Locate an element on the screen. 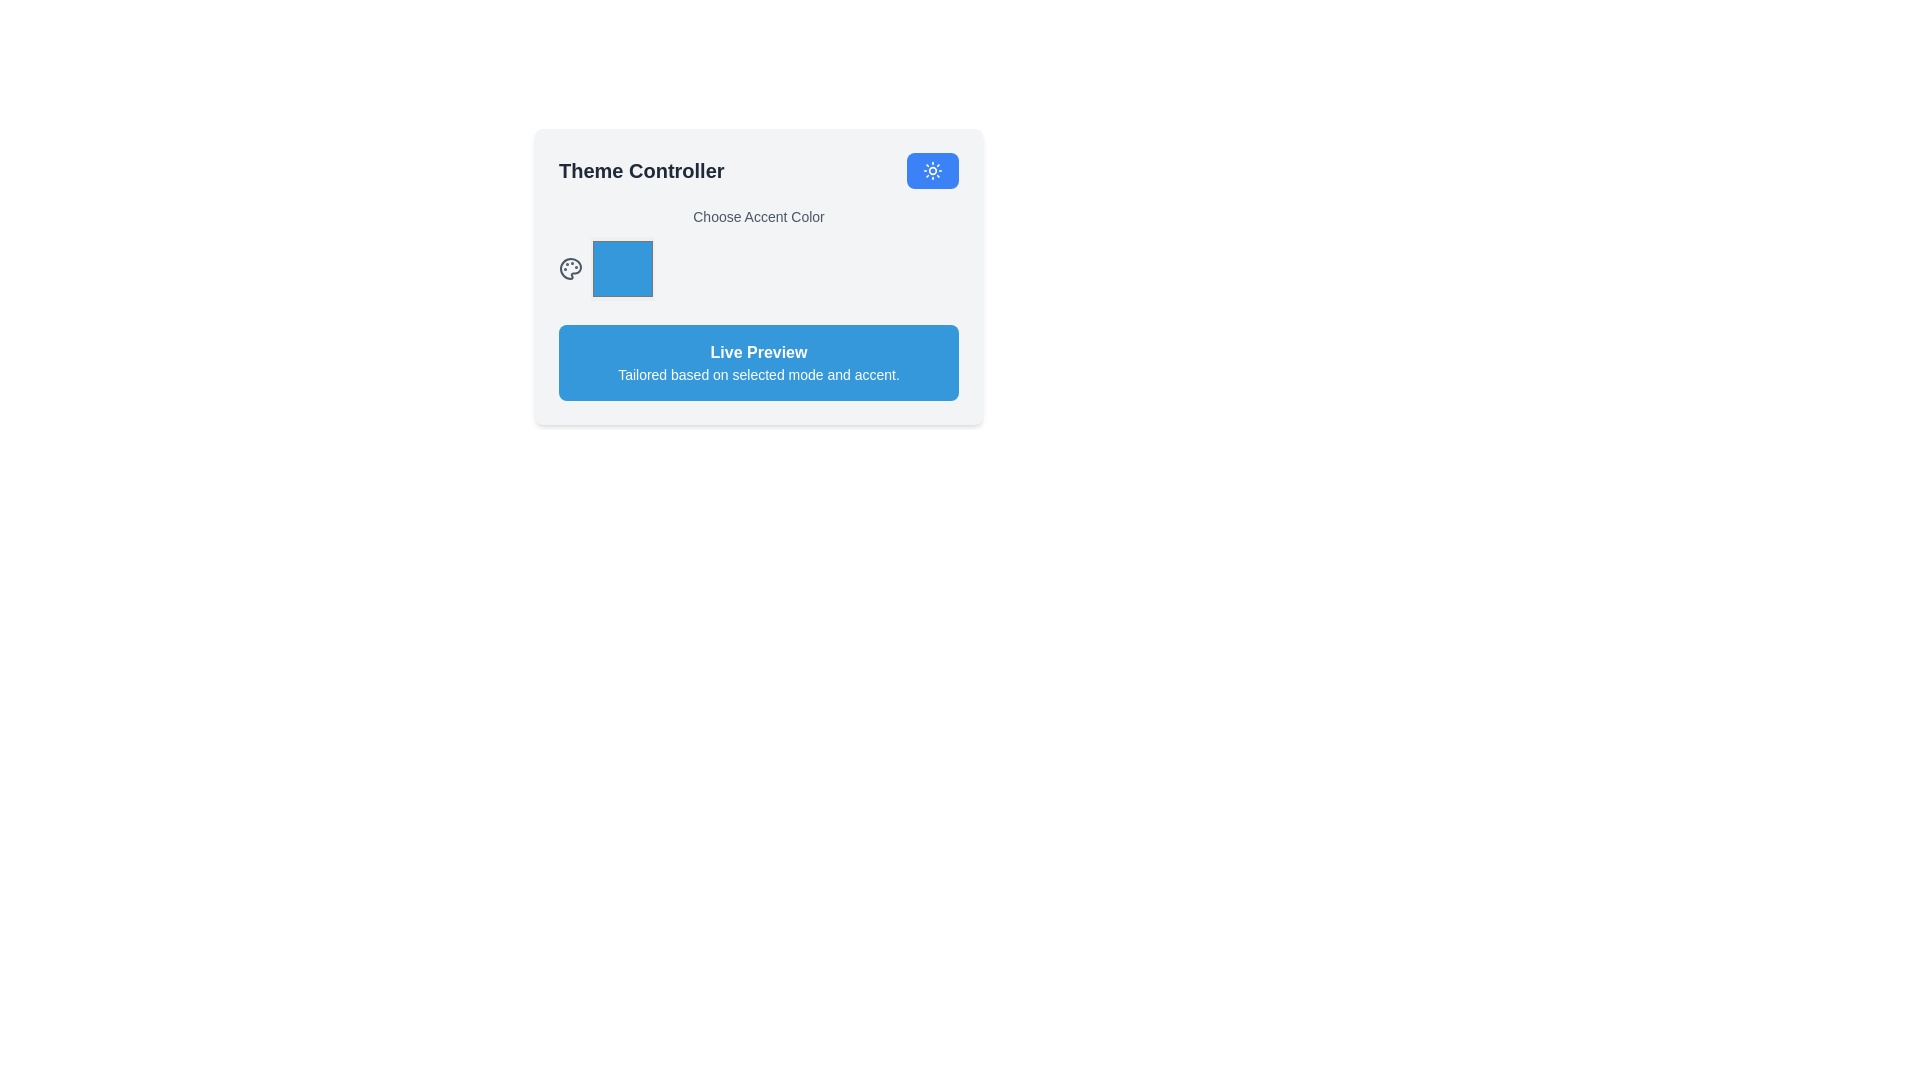 Image resolution: width=1920 pixels, height=1080 pixels. the small, rounded rectangular blue button with a white sun icon in the top-right corner of the 'Theme Controller' section is located at coordinates (931, 169).